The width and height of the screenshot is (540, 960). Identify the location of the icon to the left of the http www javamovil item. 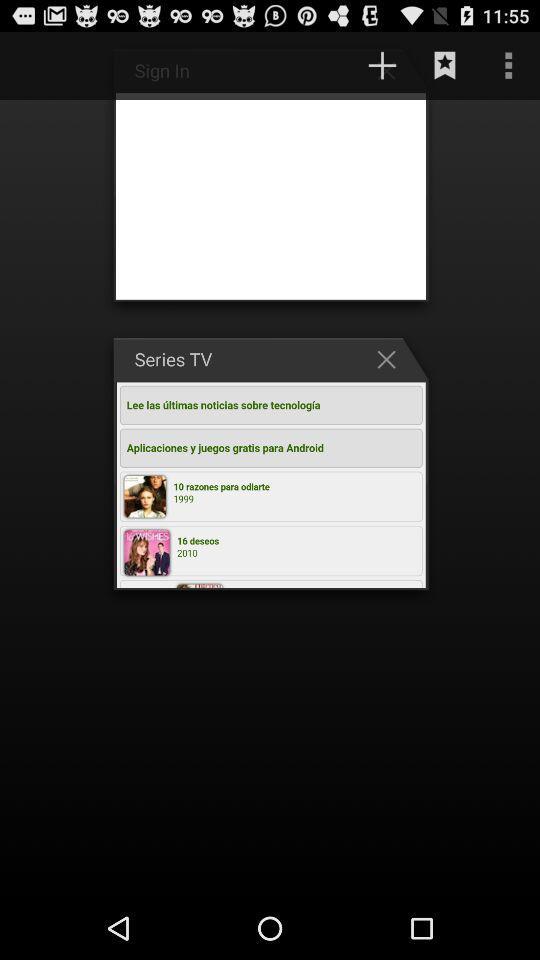
(41, 65).